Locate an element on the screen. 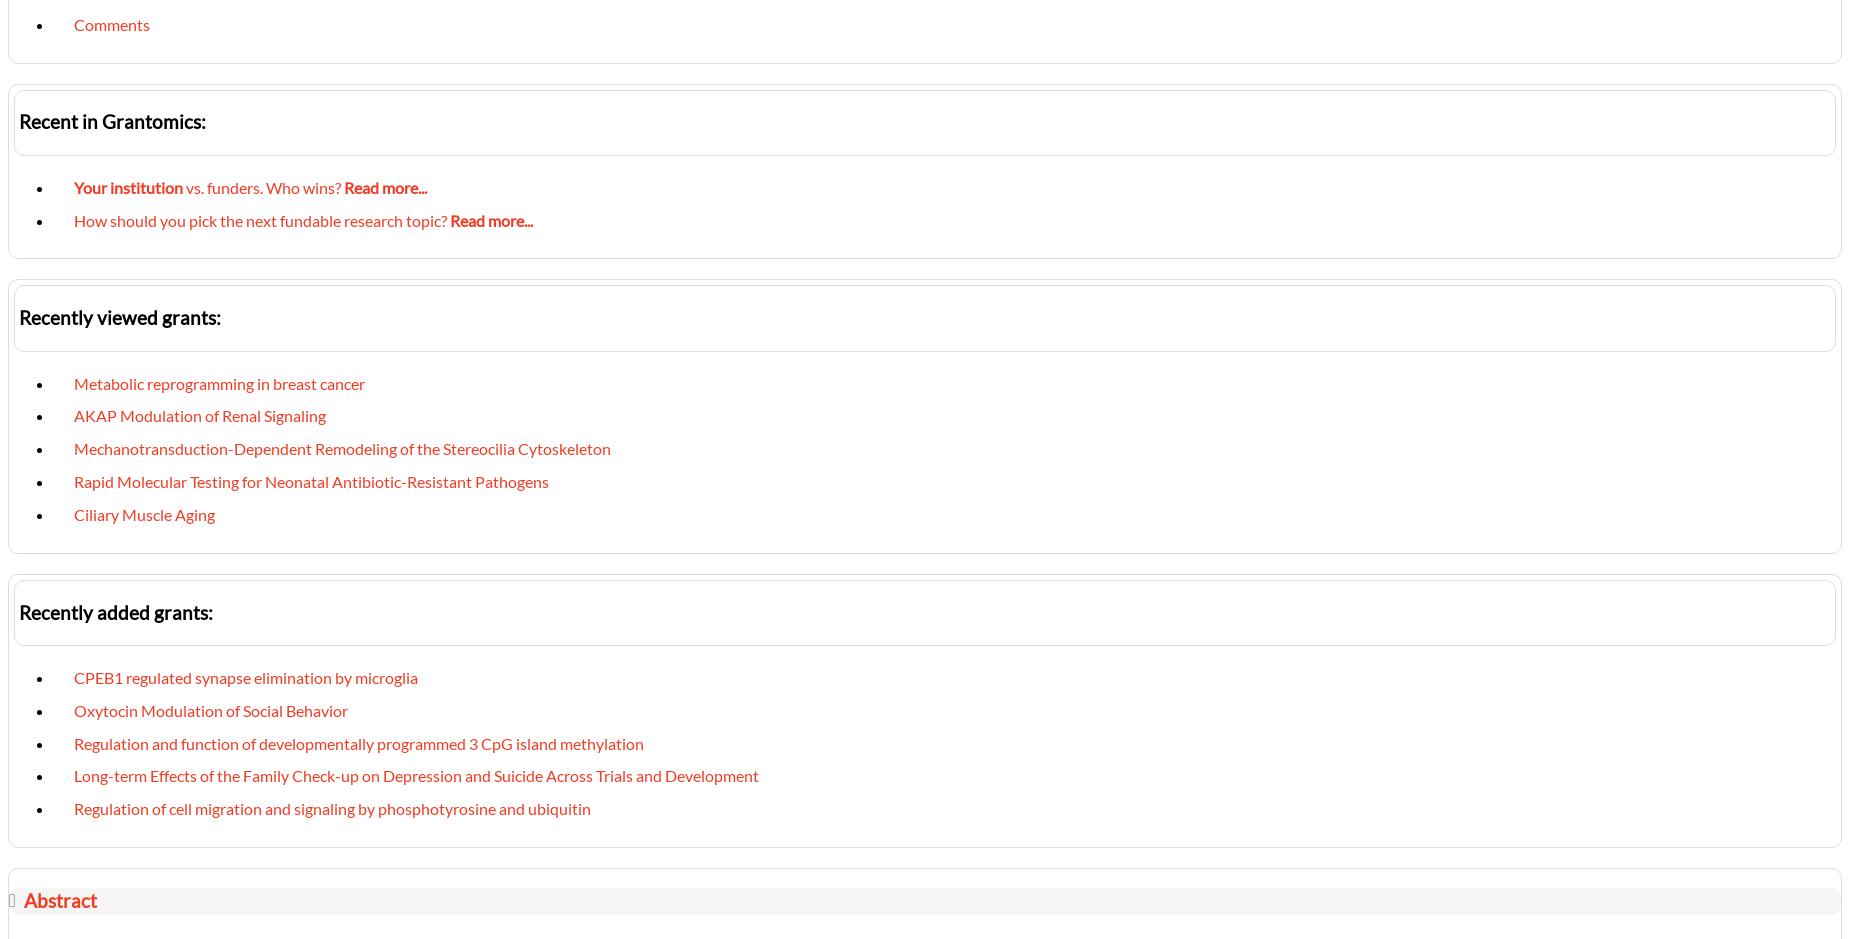 This screenshot has height=939, width=1850. 'Mechanotransduction-Dependent Remodeling of the Stereocilia Cytoskeleton' is located at coordinates (341, 448).